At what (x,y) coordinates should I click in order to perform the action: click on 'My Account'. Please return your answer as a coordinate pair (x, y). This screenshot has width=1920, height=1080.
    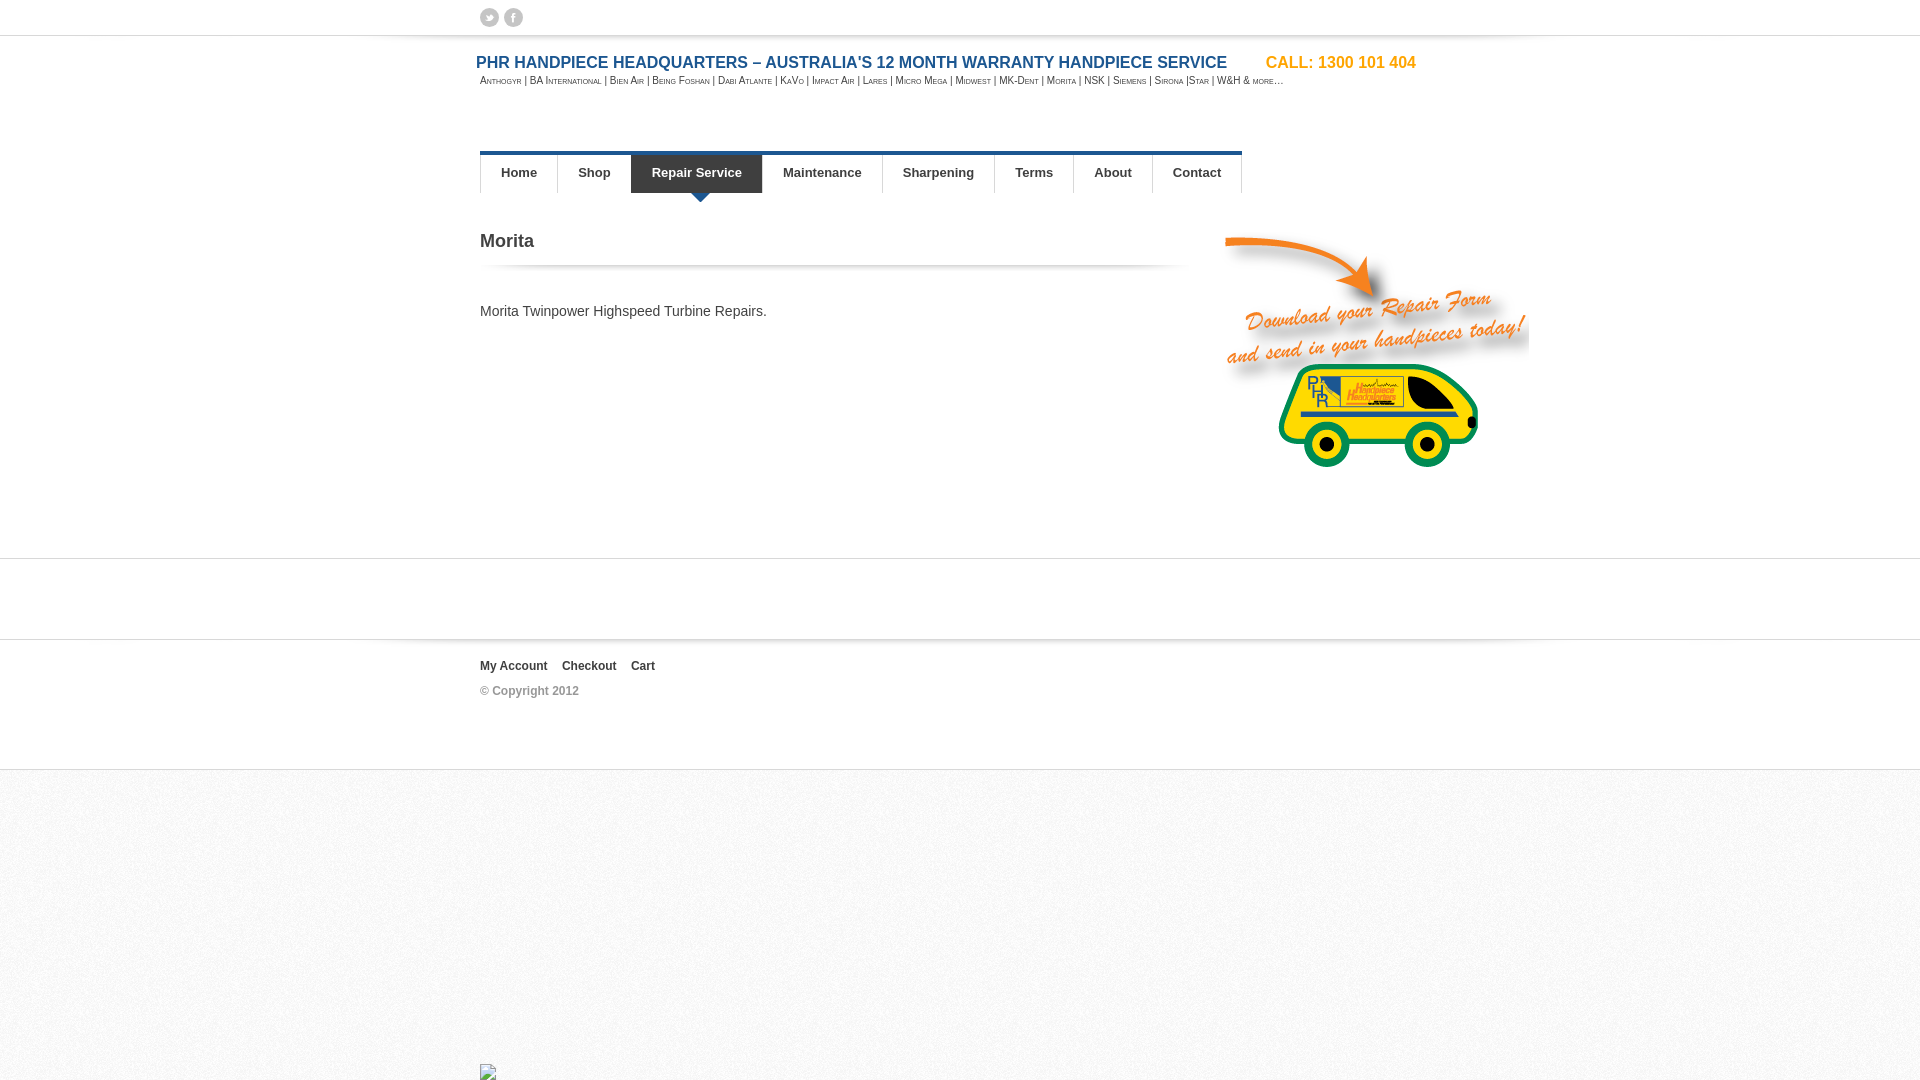
    Looking at the image, I should click on (513, 666).